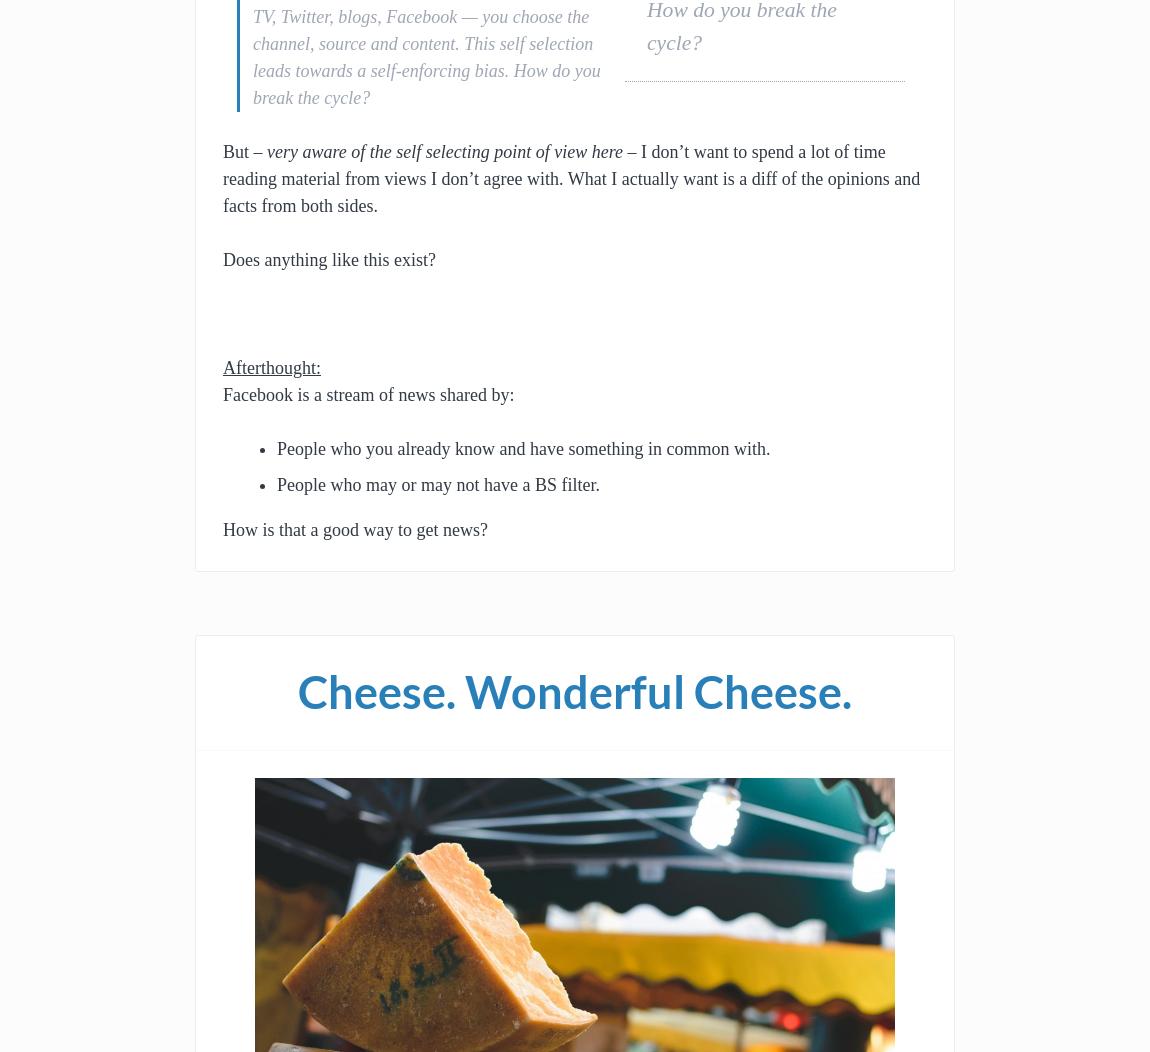 The height and width of the screenshot is (1052, 1150). What do you see at coordinates (355, 529) in the screenshot?
I see `'How is that a good way to get news?'` at bounding box center [355, 529].